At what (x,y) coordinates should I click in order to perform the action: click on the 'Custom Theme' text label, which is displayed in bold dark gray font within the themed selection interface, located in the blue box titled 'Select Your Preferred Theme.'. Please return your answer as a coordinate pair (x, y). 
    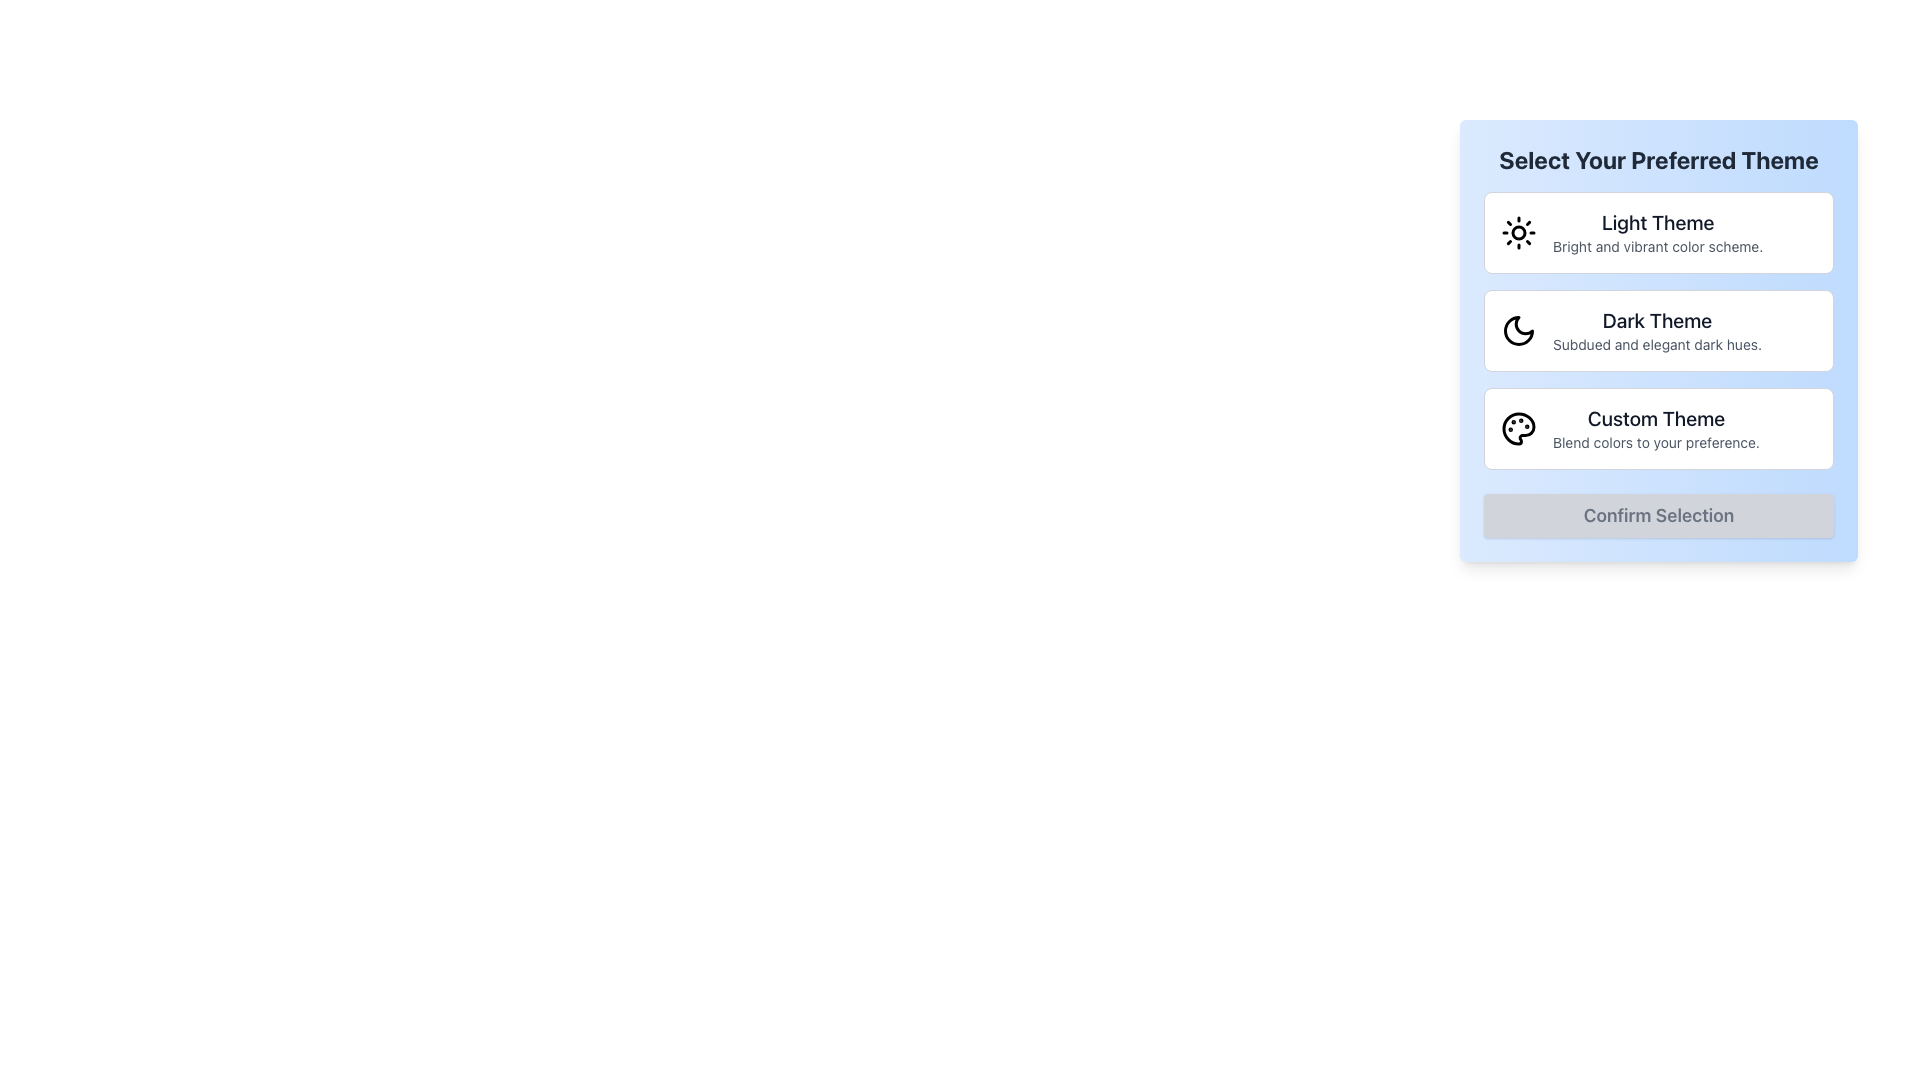
    Looking at the image, I should click on (1656, 418).